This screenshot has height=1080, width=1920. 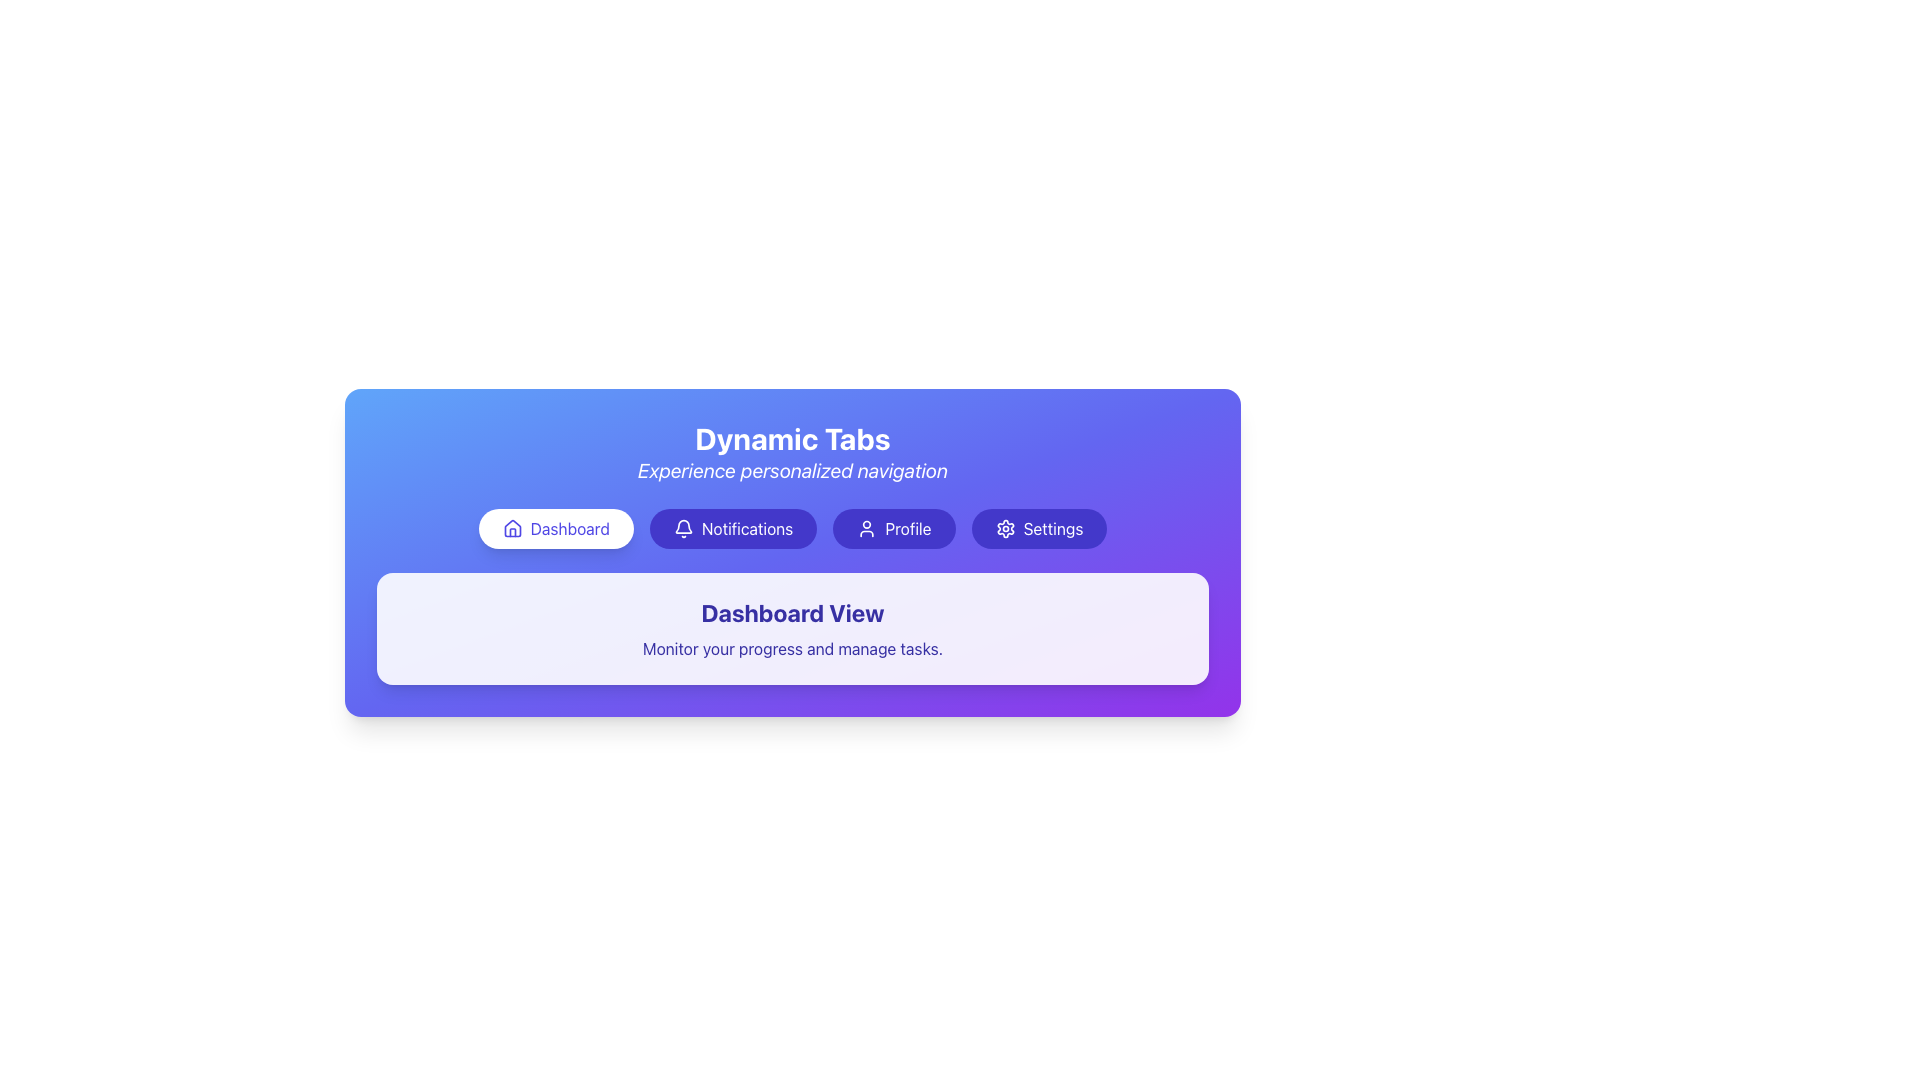 I want to click on the text label that indicates the purpose of the surrounding button for navigating to the dashboard section of the application, so click(x=569, y=527).